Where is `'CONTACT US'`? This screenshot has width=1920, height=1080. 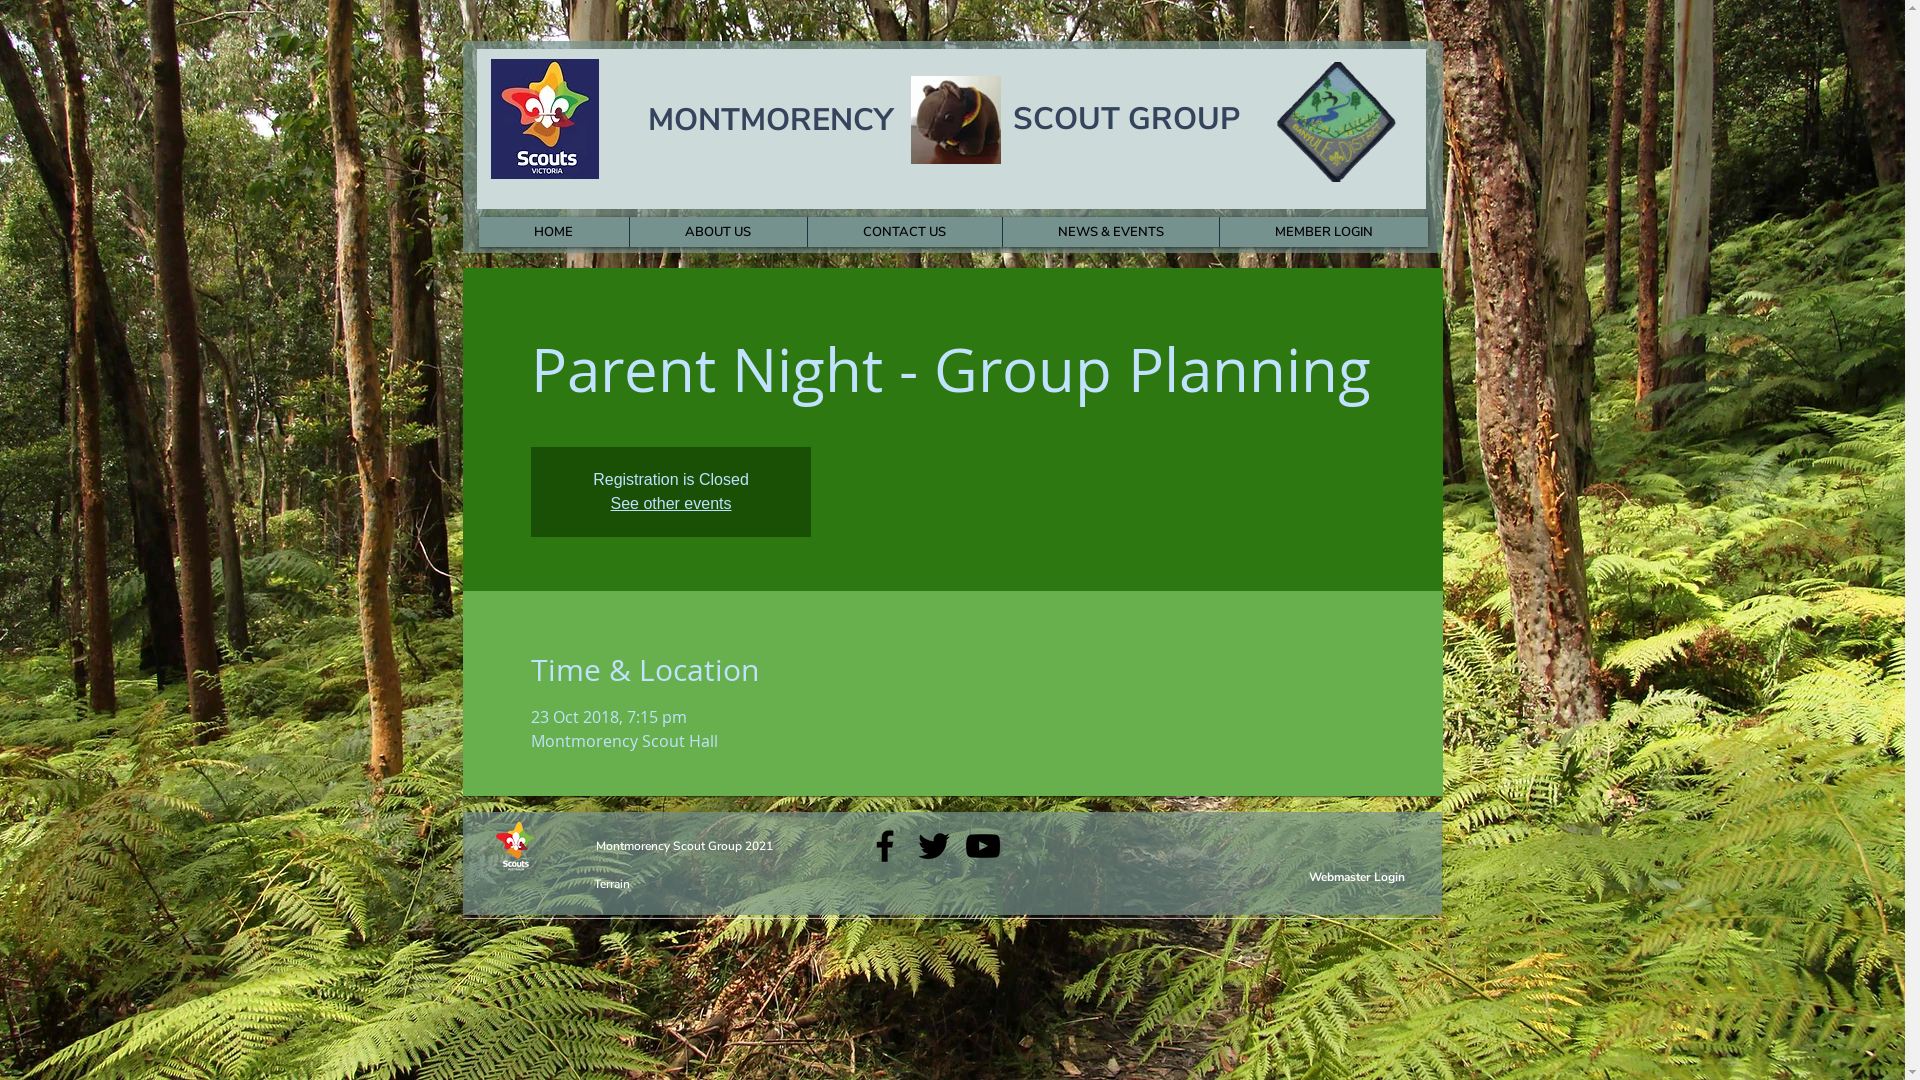 'CONTACT US' is located at coordinates (902, 230).